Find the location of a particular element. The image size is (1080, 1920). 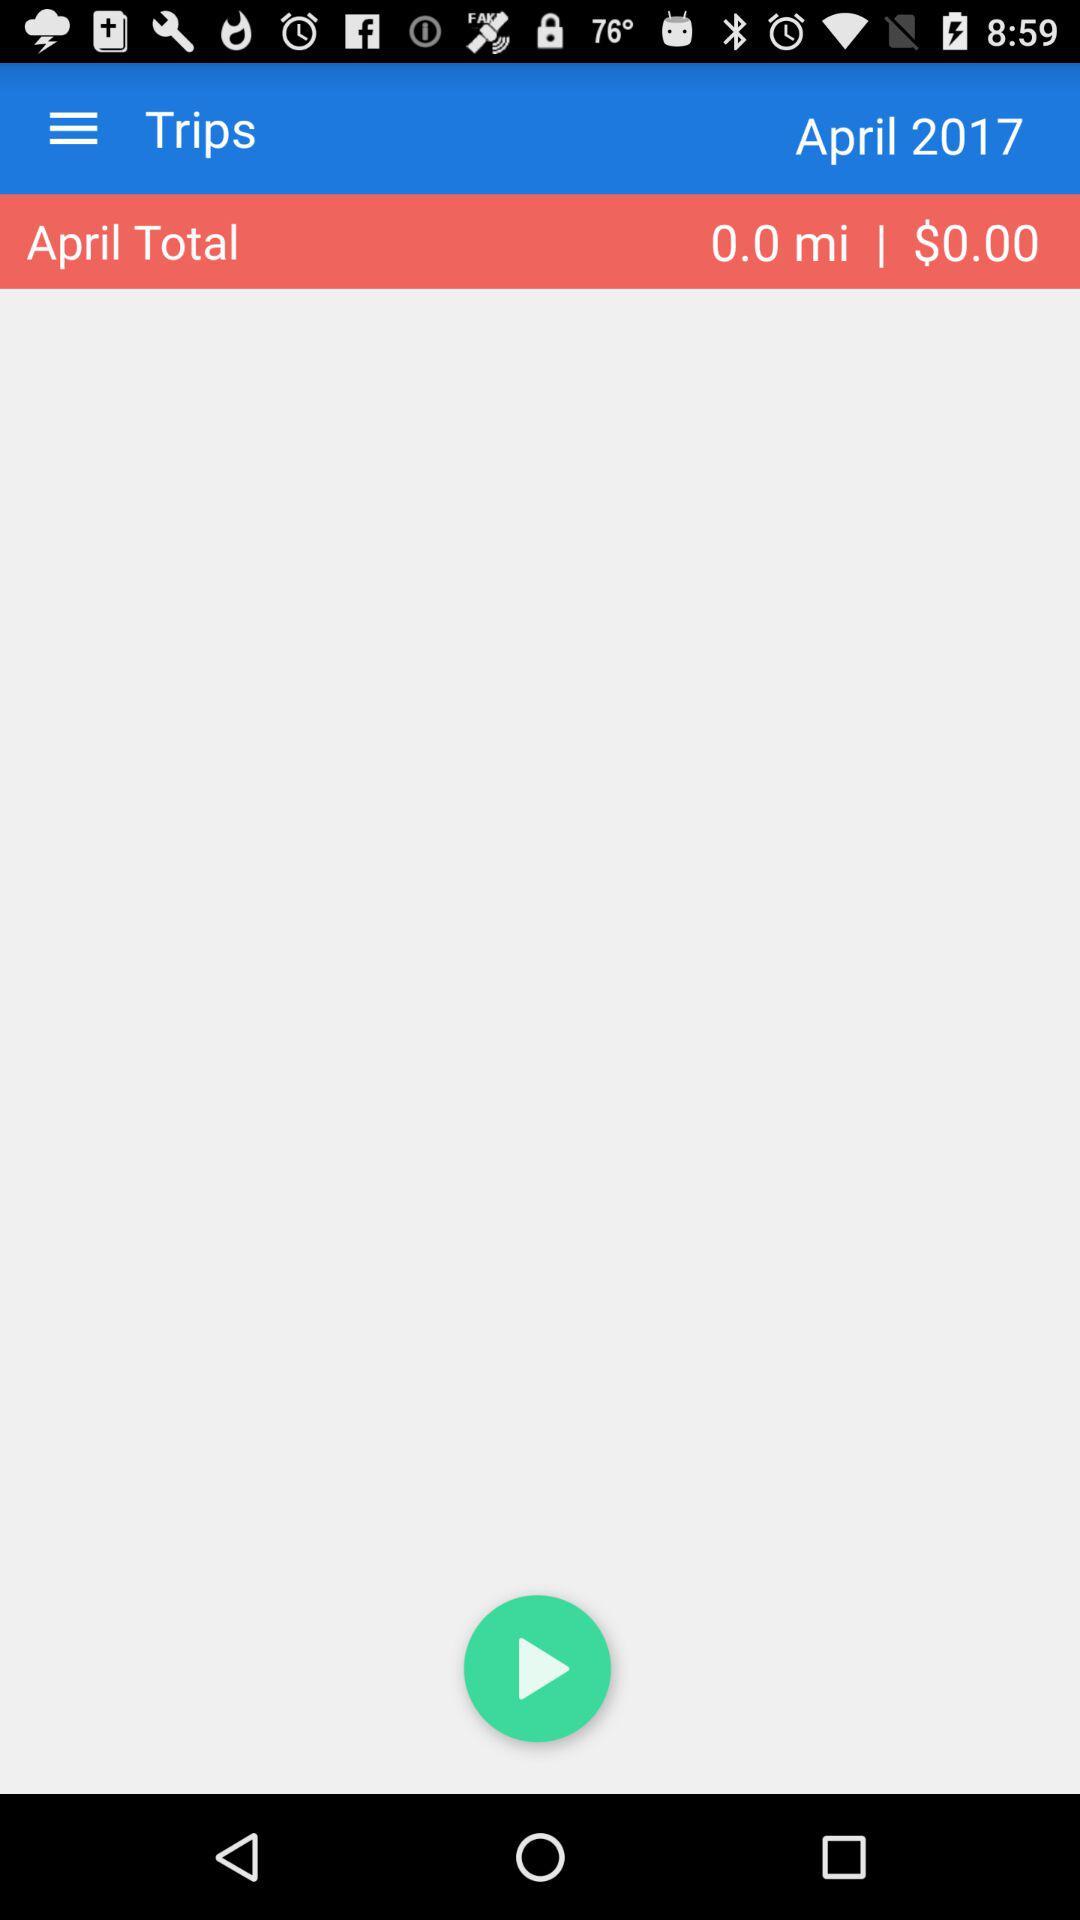

item to the left of the 0 0 mi app is located at coordinates (132, 240).